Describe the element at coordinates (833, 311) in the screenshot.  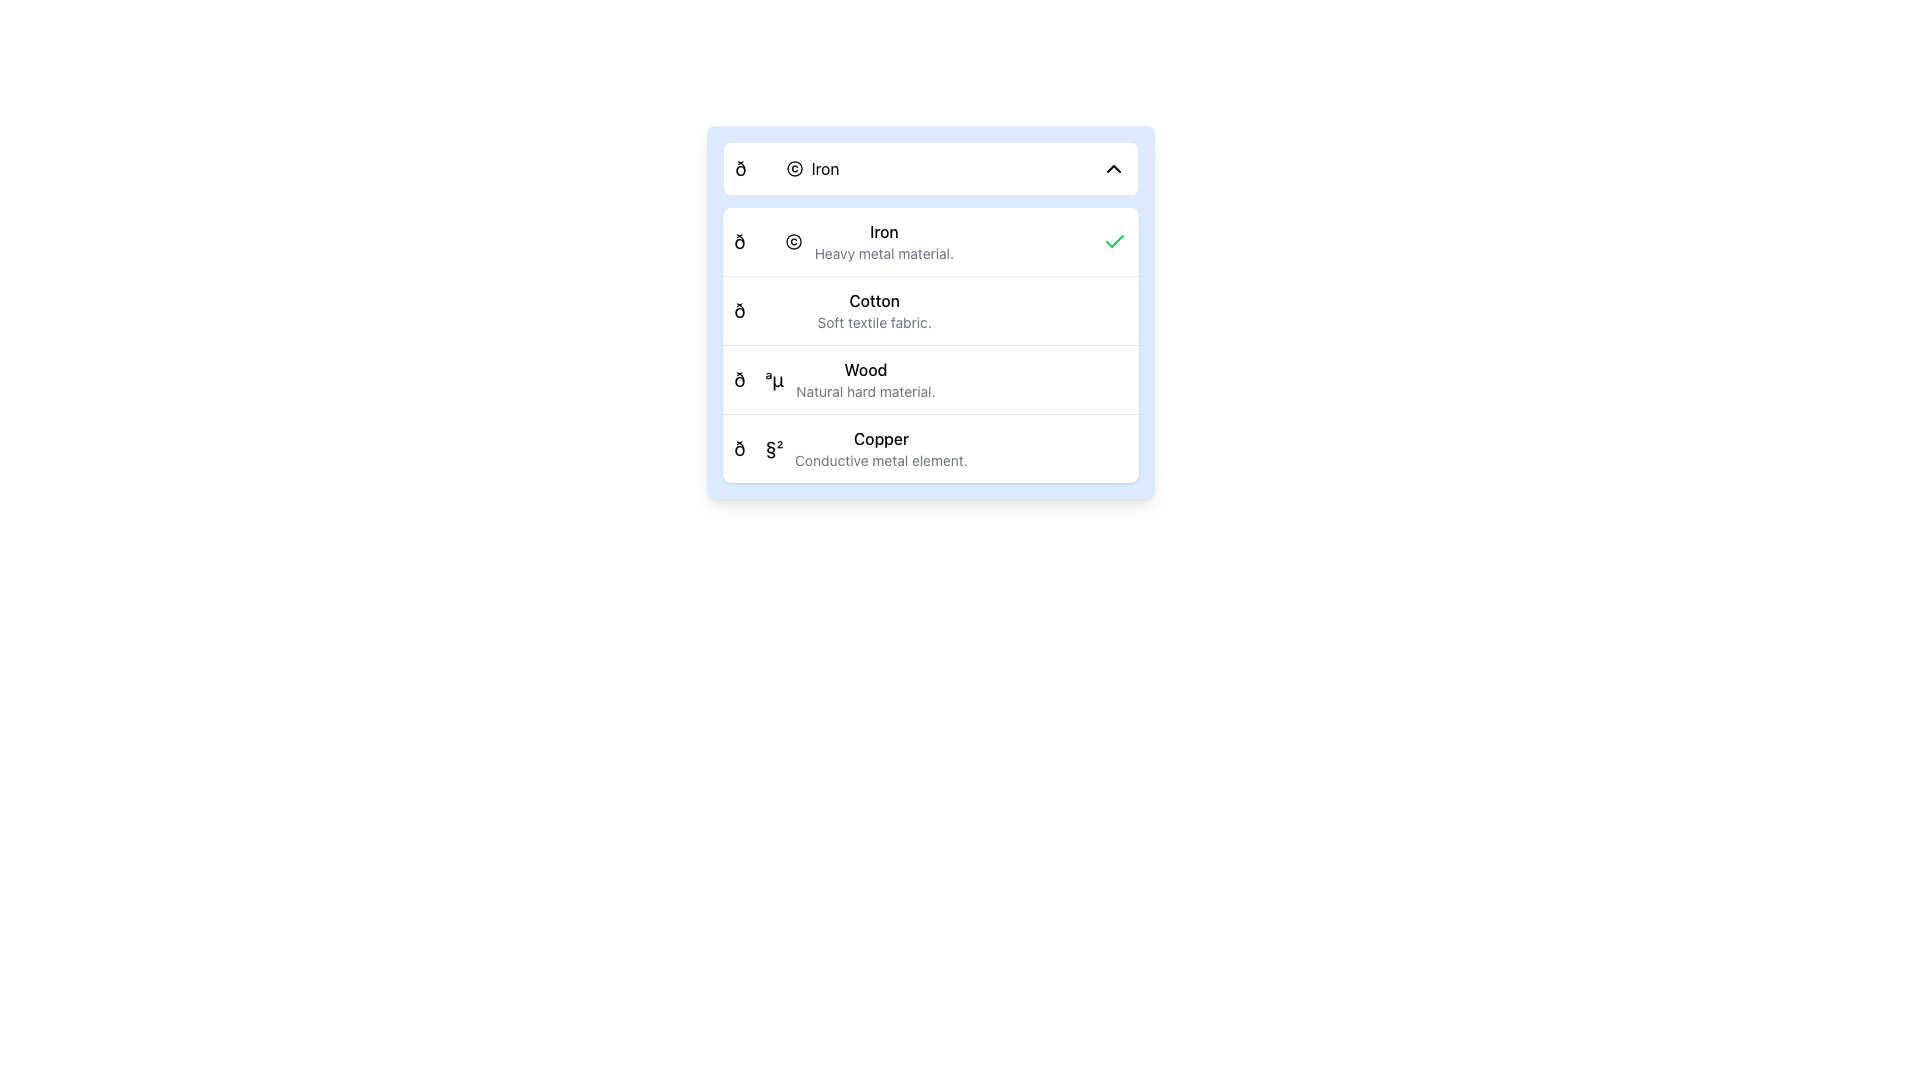
I see `the selectable list item representing 'Cotton'` at that location.